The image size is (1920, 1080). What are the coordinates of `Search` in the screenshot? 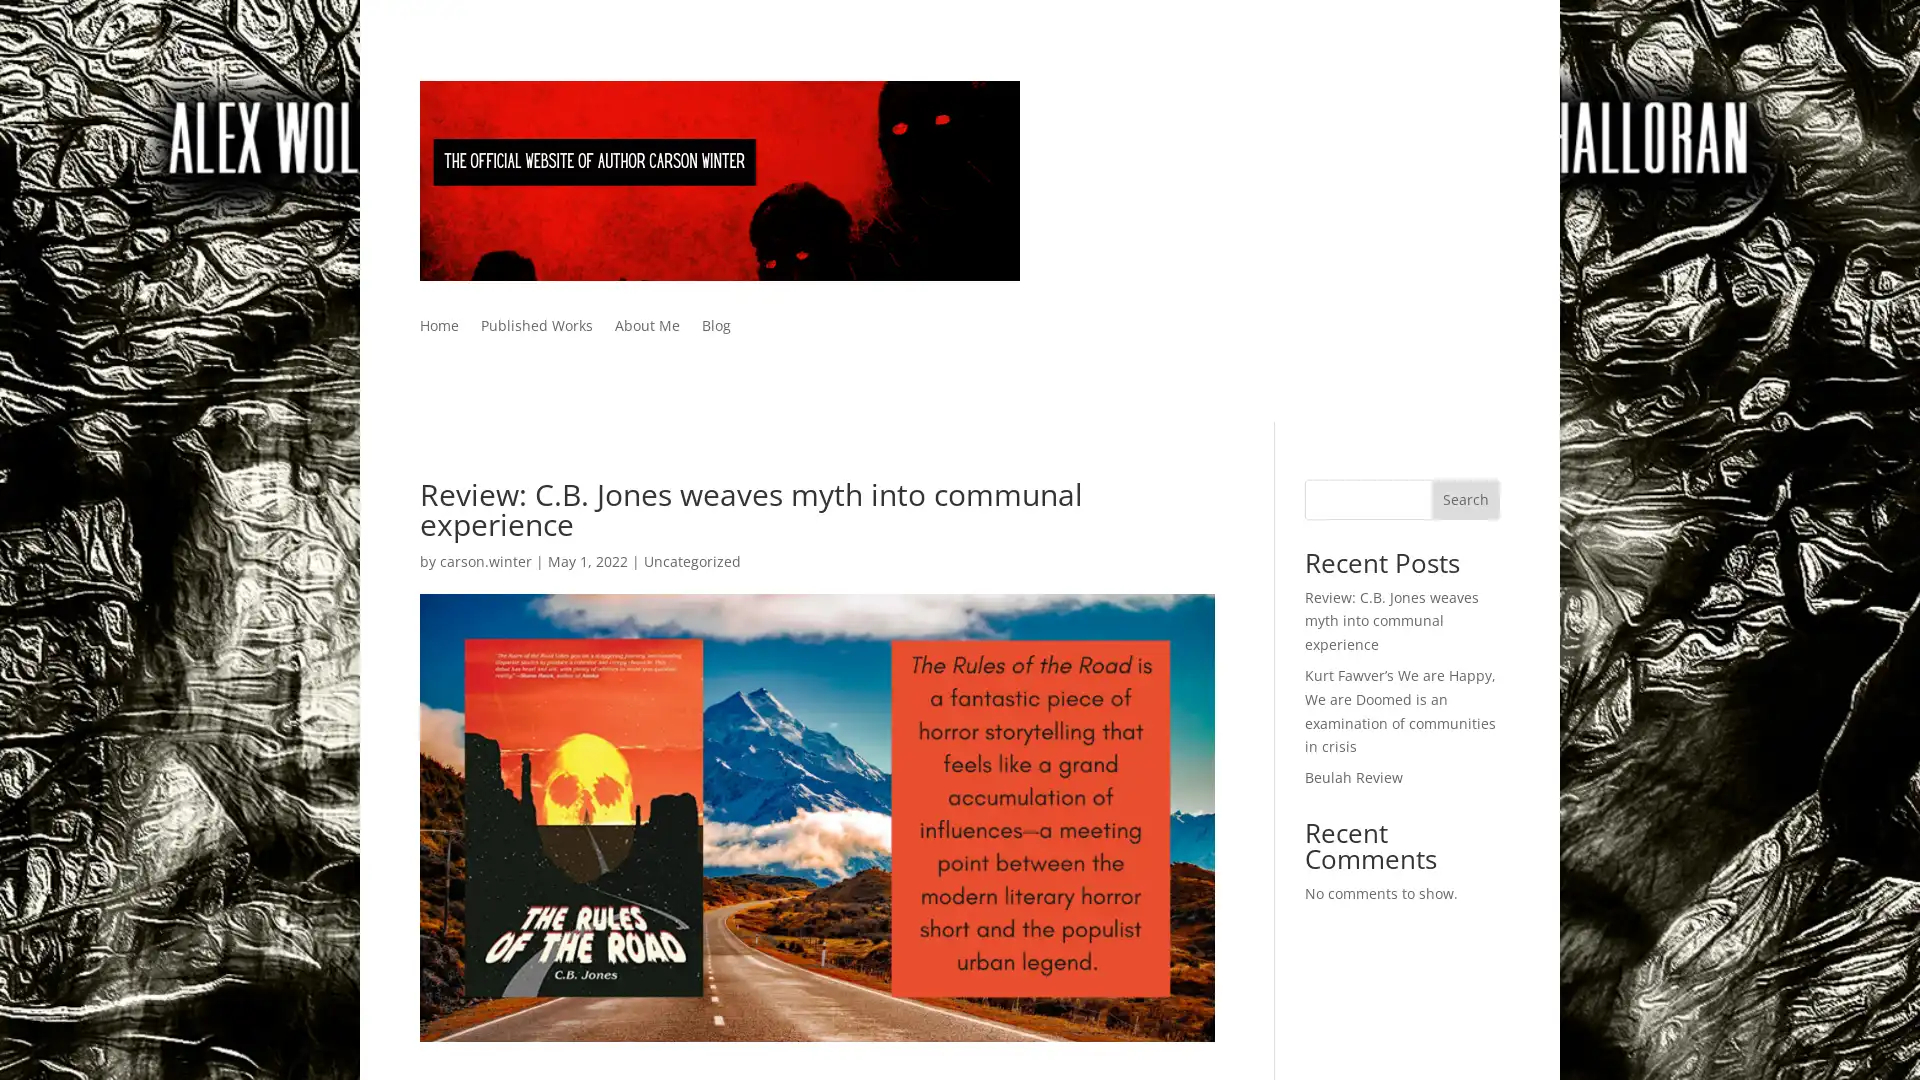 It's located at (1465, 497).